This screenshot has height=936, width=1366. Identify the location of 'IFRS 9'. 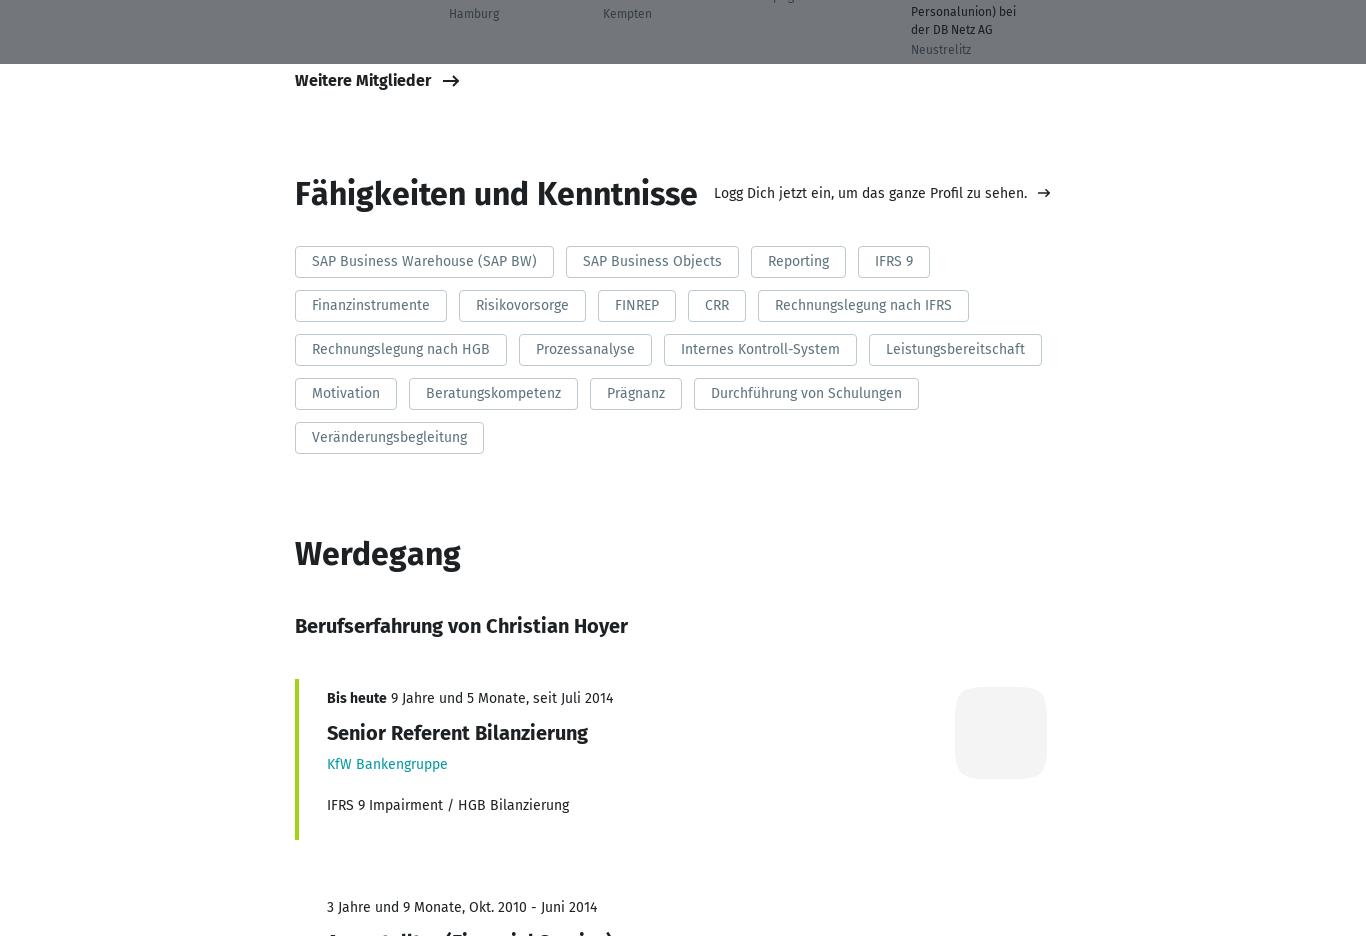
(891, 259).